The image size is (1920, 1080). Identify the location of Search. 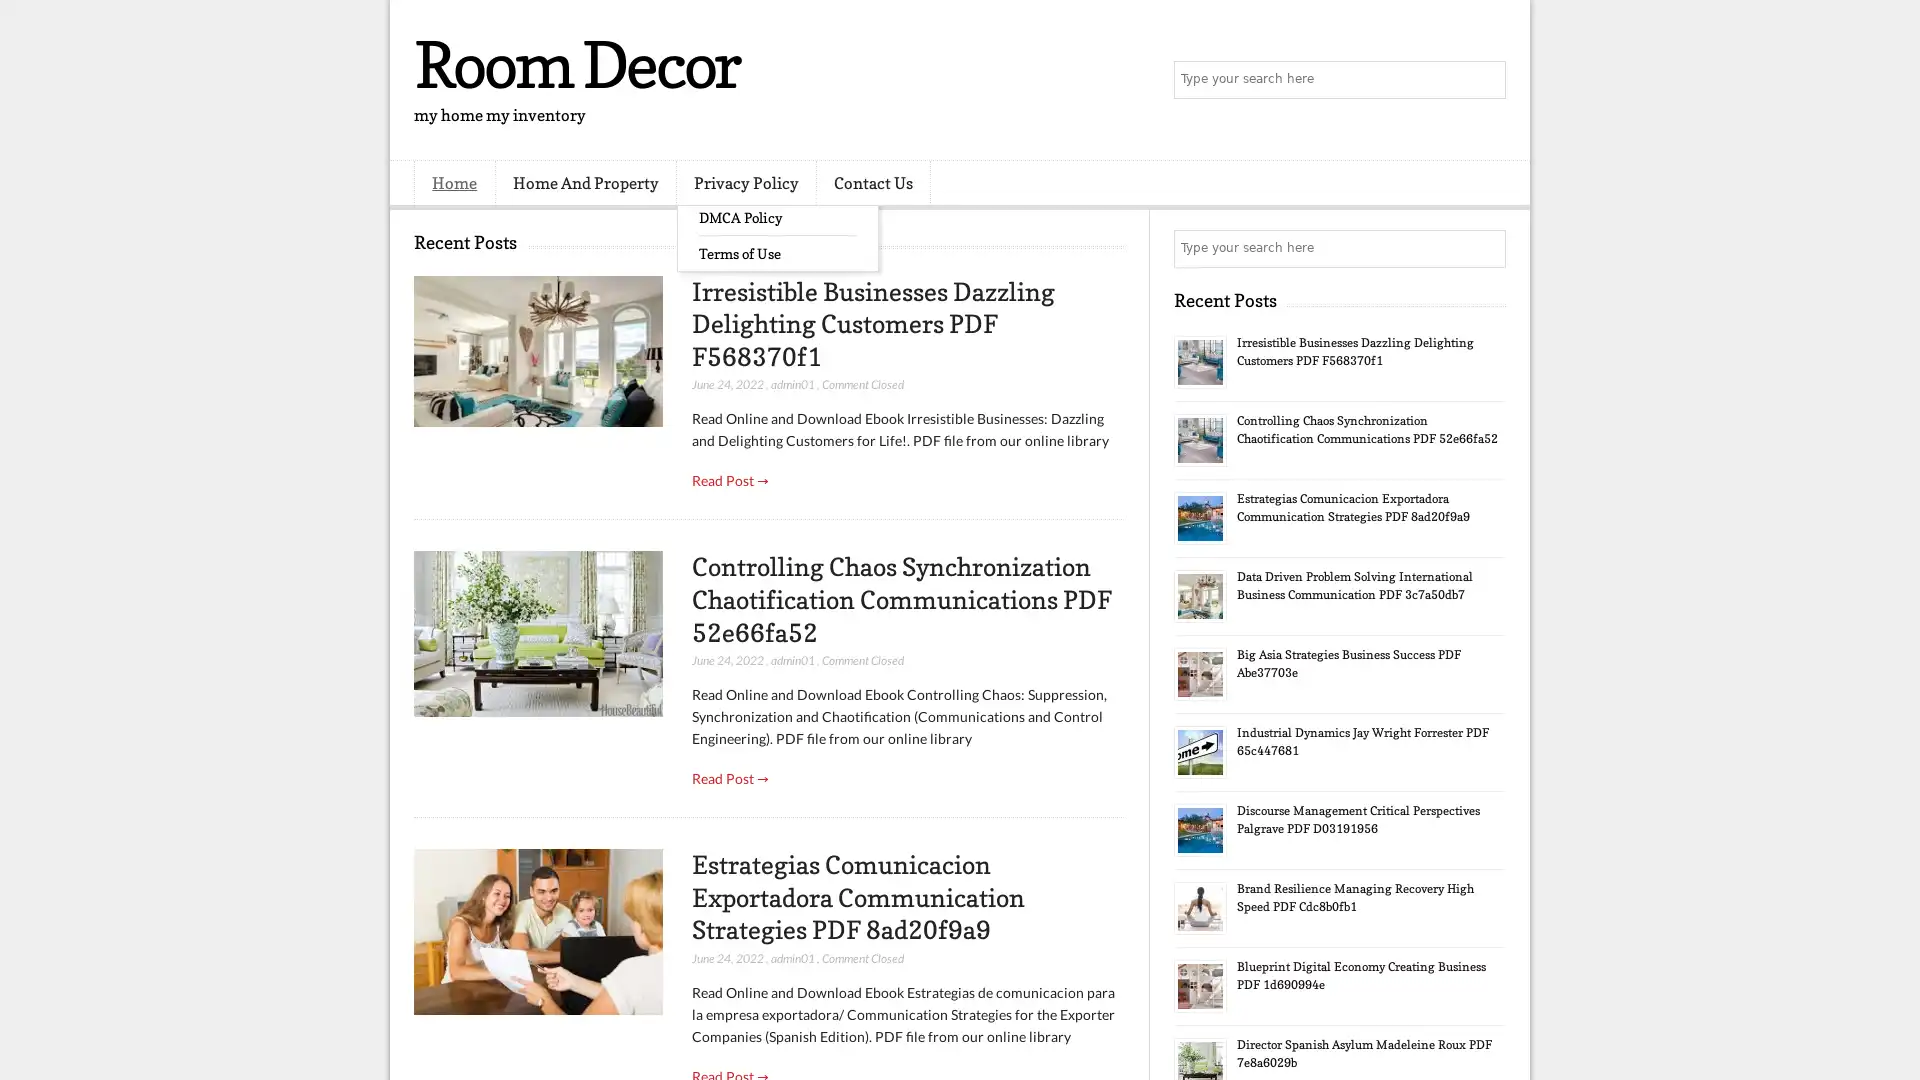
(1485, 80).